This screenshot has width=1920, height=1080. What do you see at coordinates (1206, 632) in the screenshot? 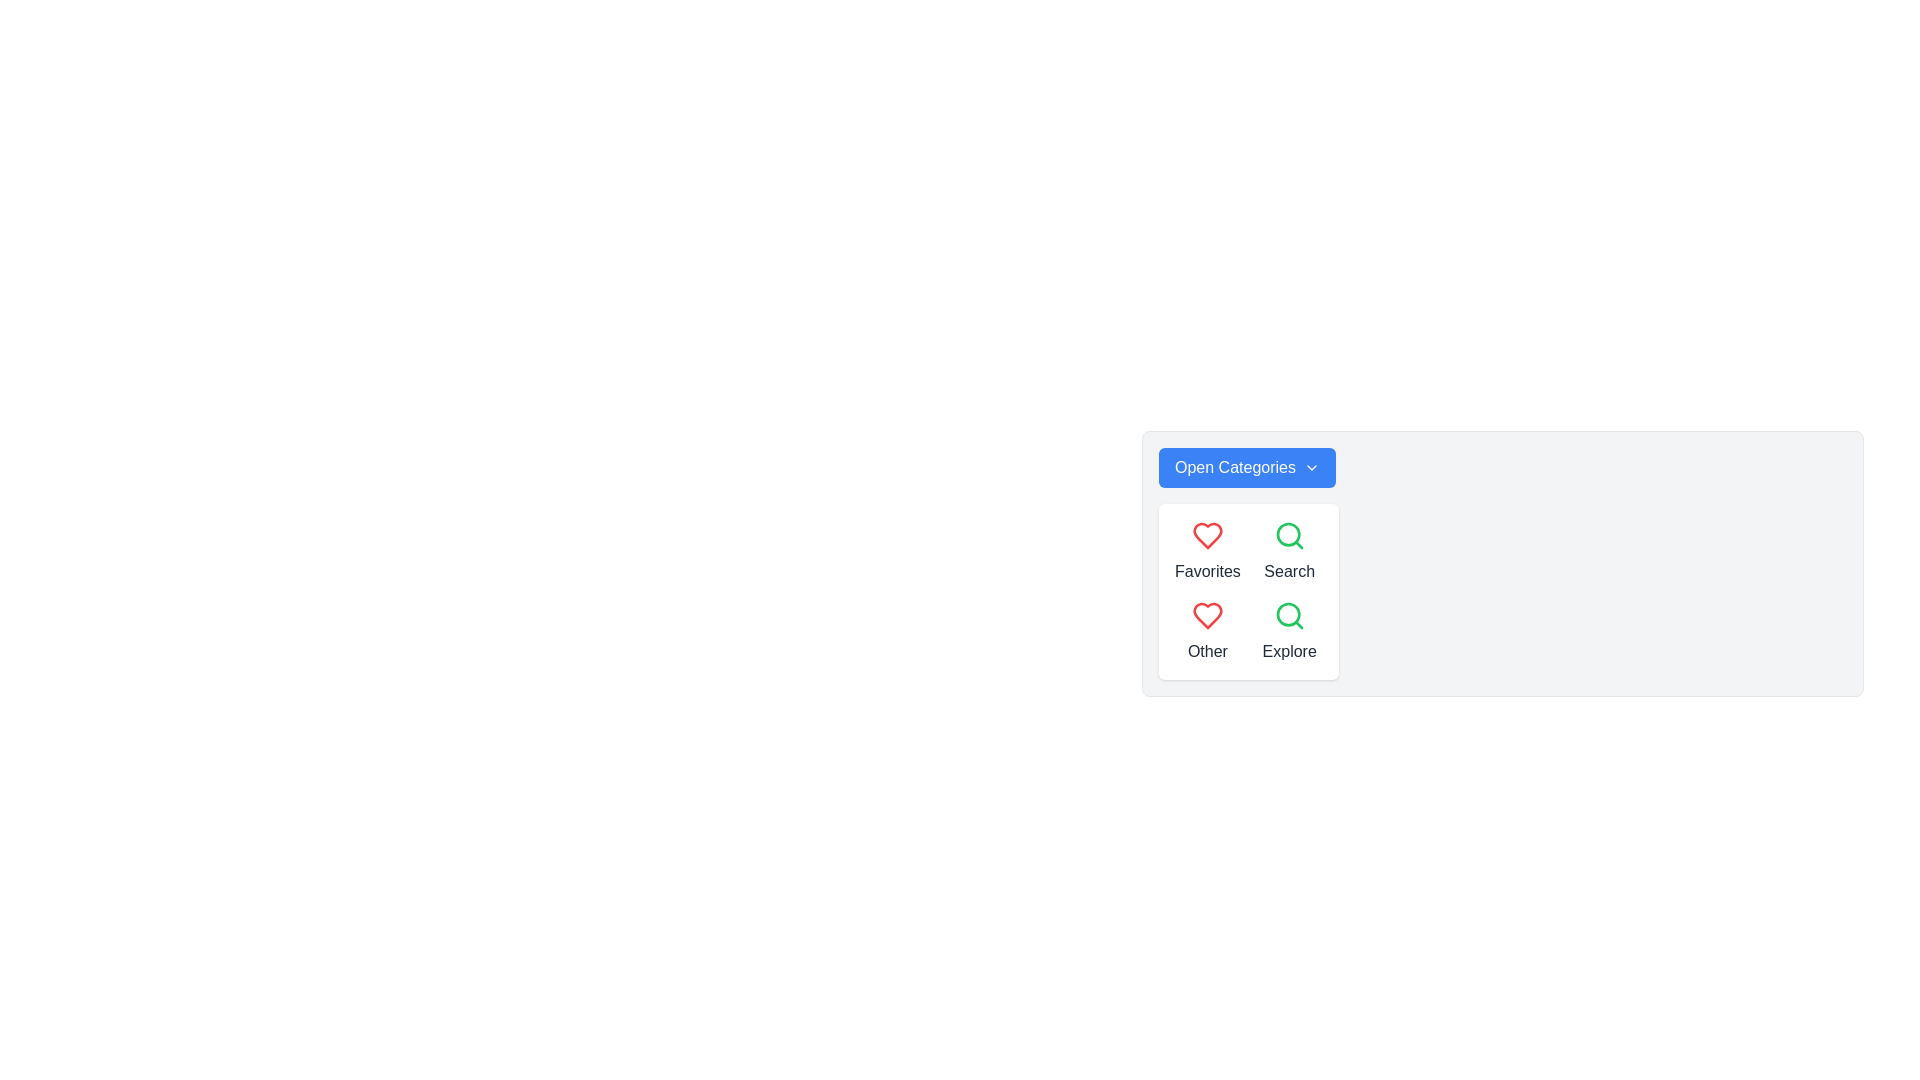
I see `the 'Other' section element, which is a composite UI element combining an icon and descriptive text, located in the bottom-left corner of the grid under 'Open Categories.'` at bounding box center [1206, 632].